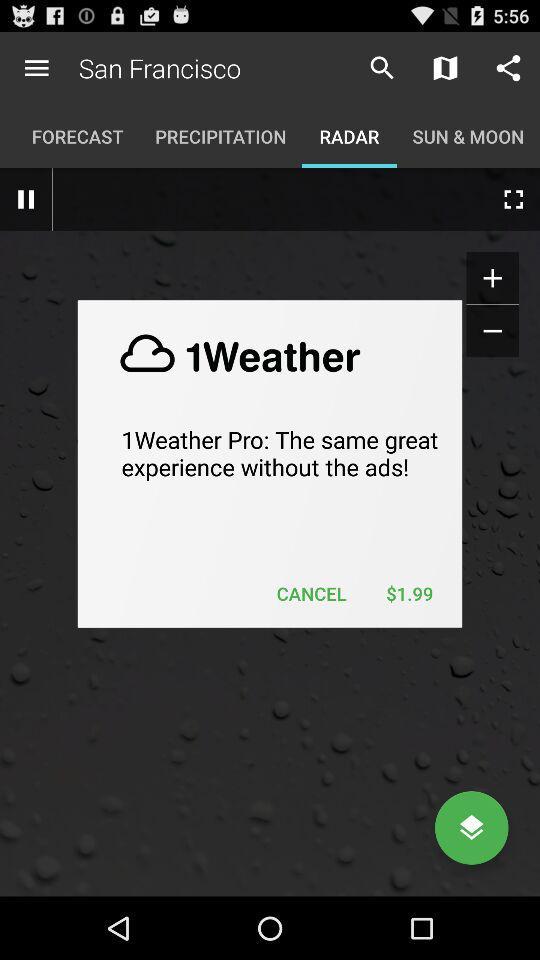 This screenshot has height=960, width=540. What do you see at coordinates (408, 593) in the screenshot?
I see `item below 1weather pro the` at bounding box center [408, 593].